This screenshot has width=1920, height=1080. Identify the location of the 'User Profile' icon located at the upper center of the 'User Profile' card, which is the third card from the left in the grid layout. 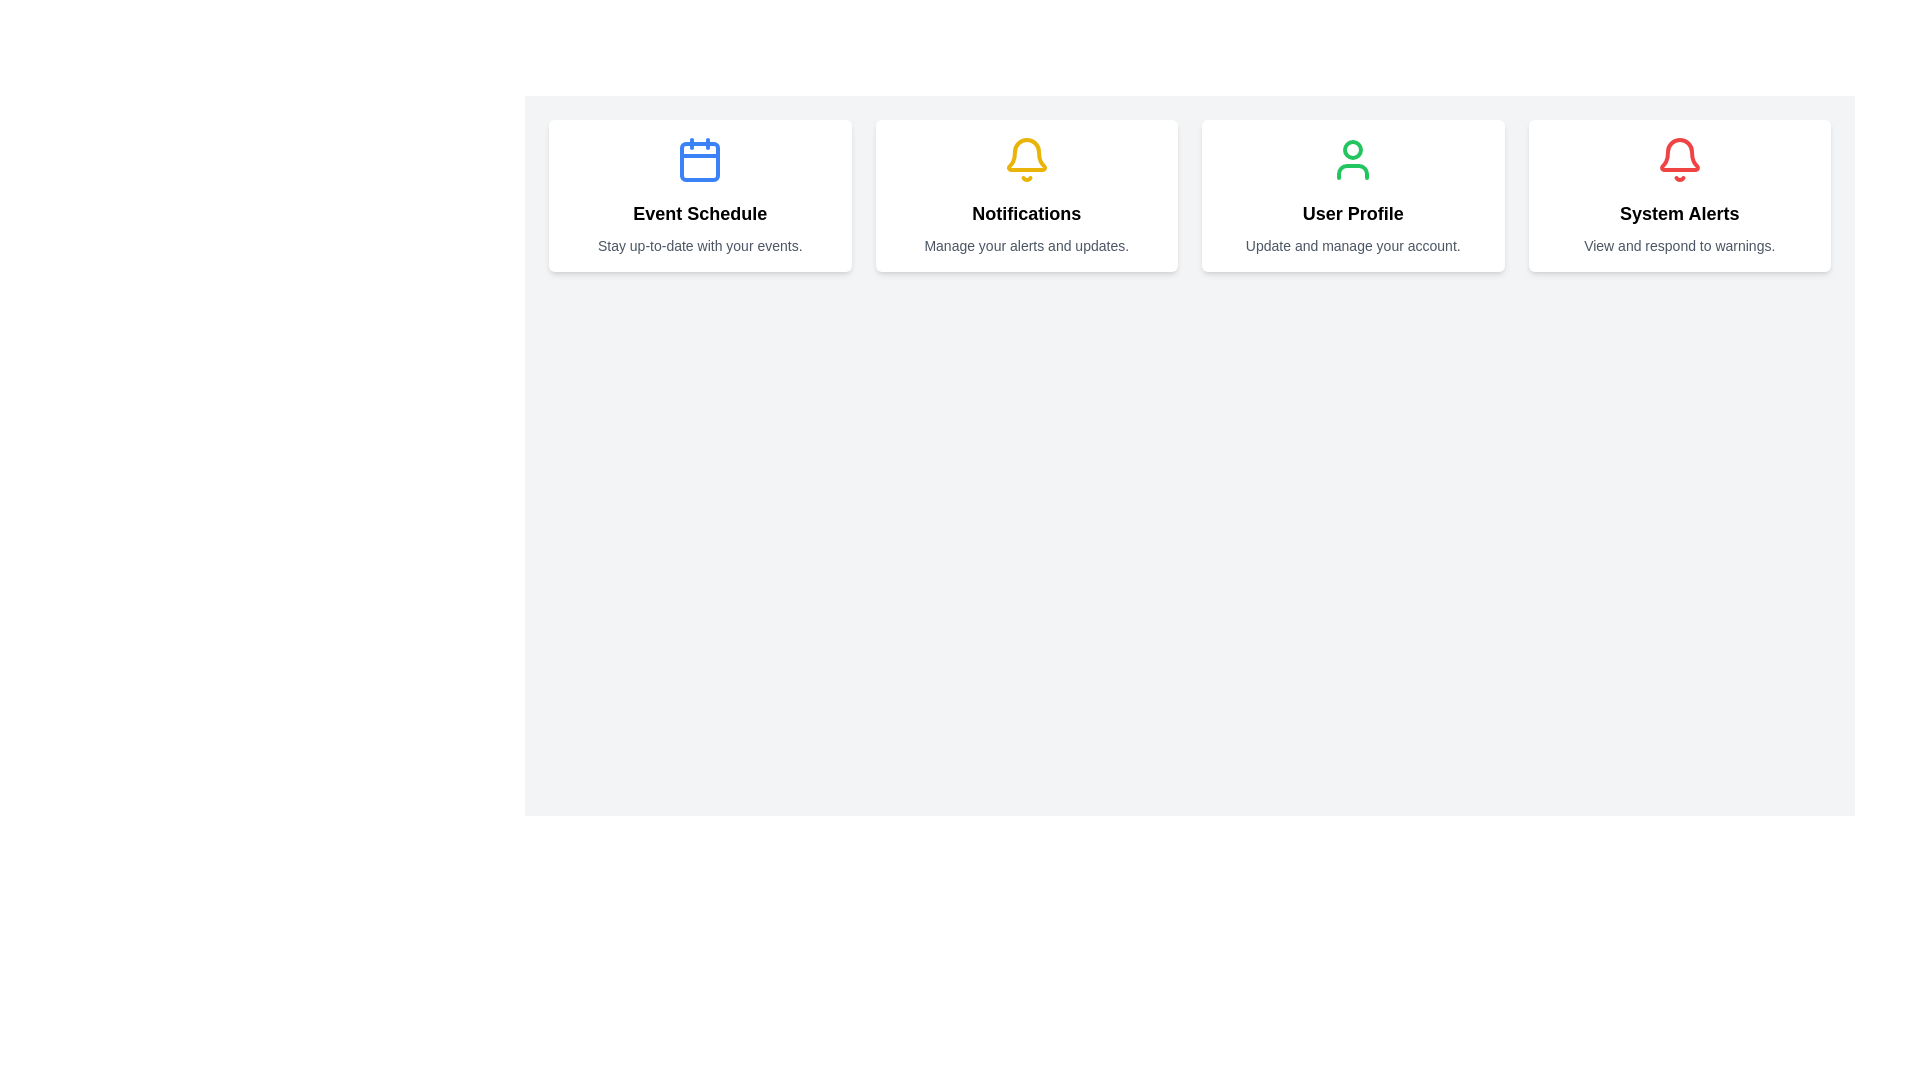
(1353, 158).